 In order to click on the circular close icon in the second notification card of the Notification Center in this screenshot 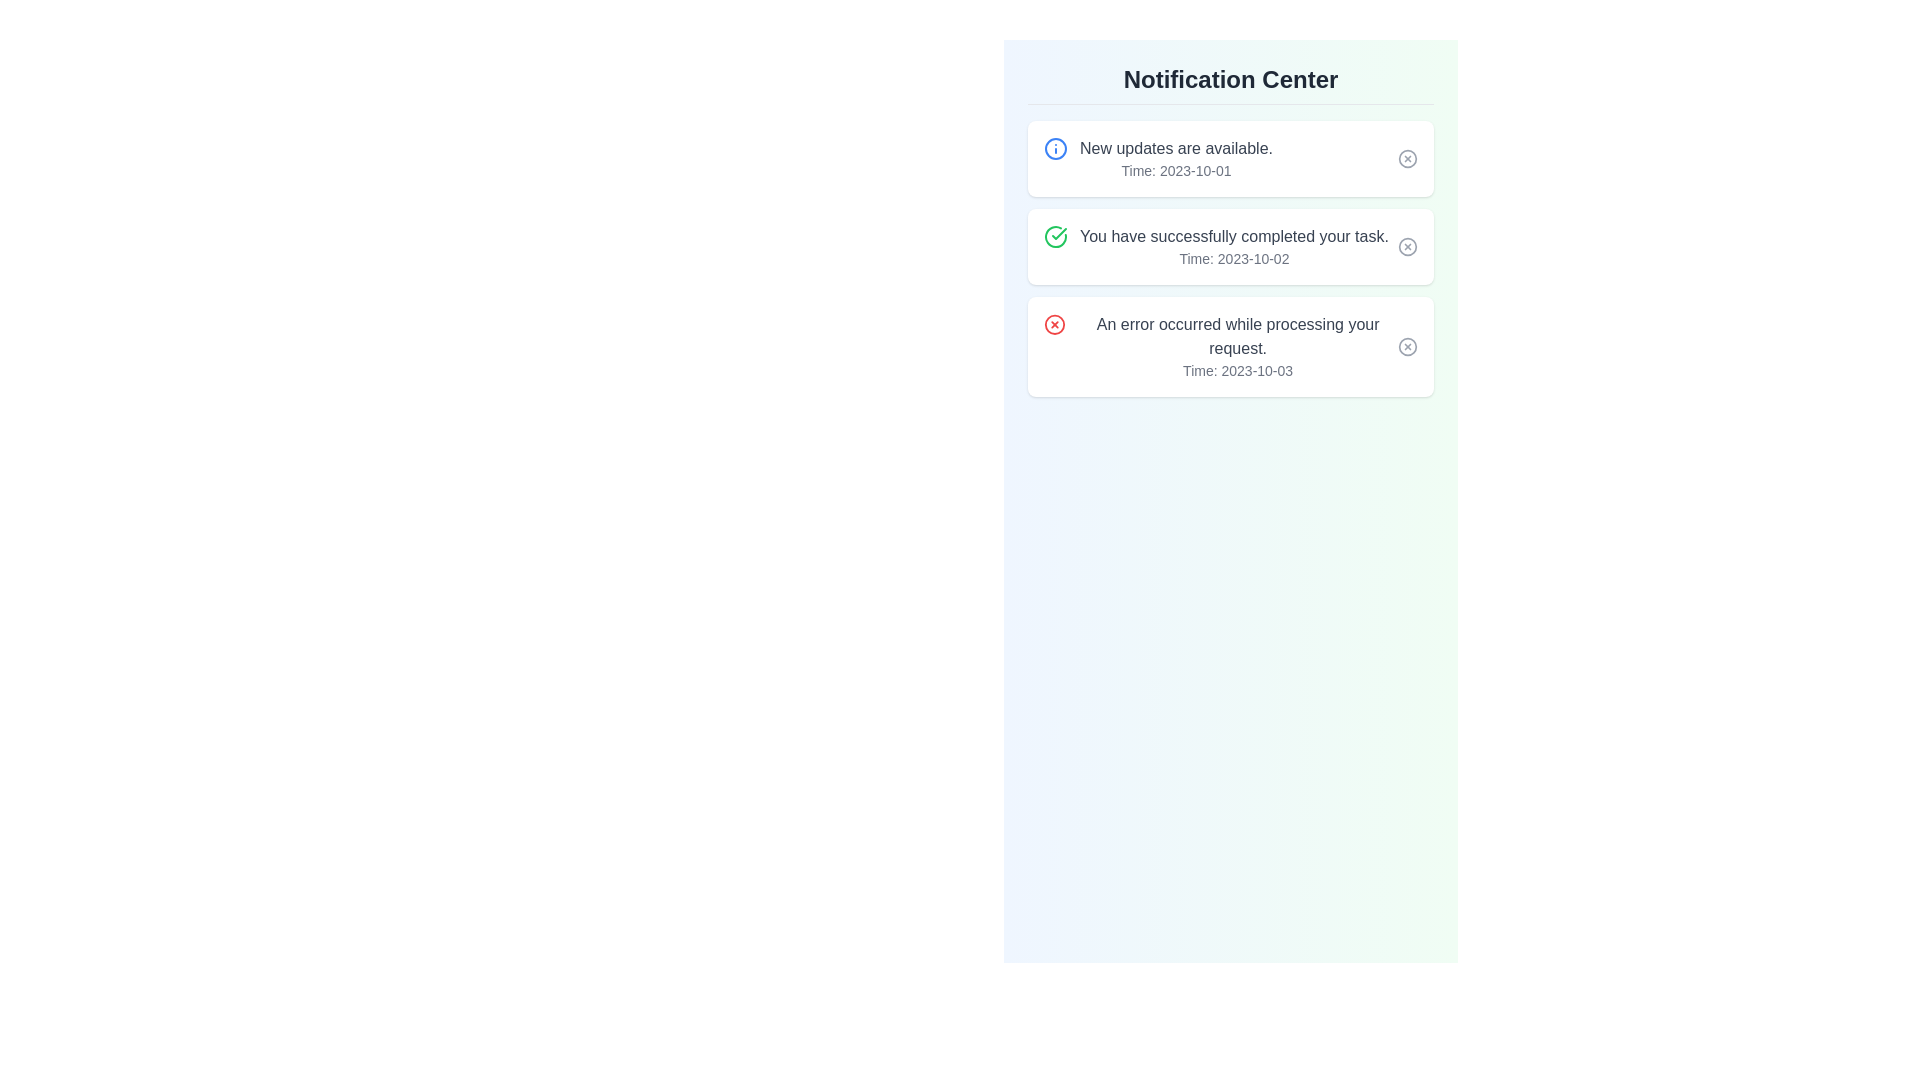, I will do `click(1406, 245)`.